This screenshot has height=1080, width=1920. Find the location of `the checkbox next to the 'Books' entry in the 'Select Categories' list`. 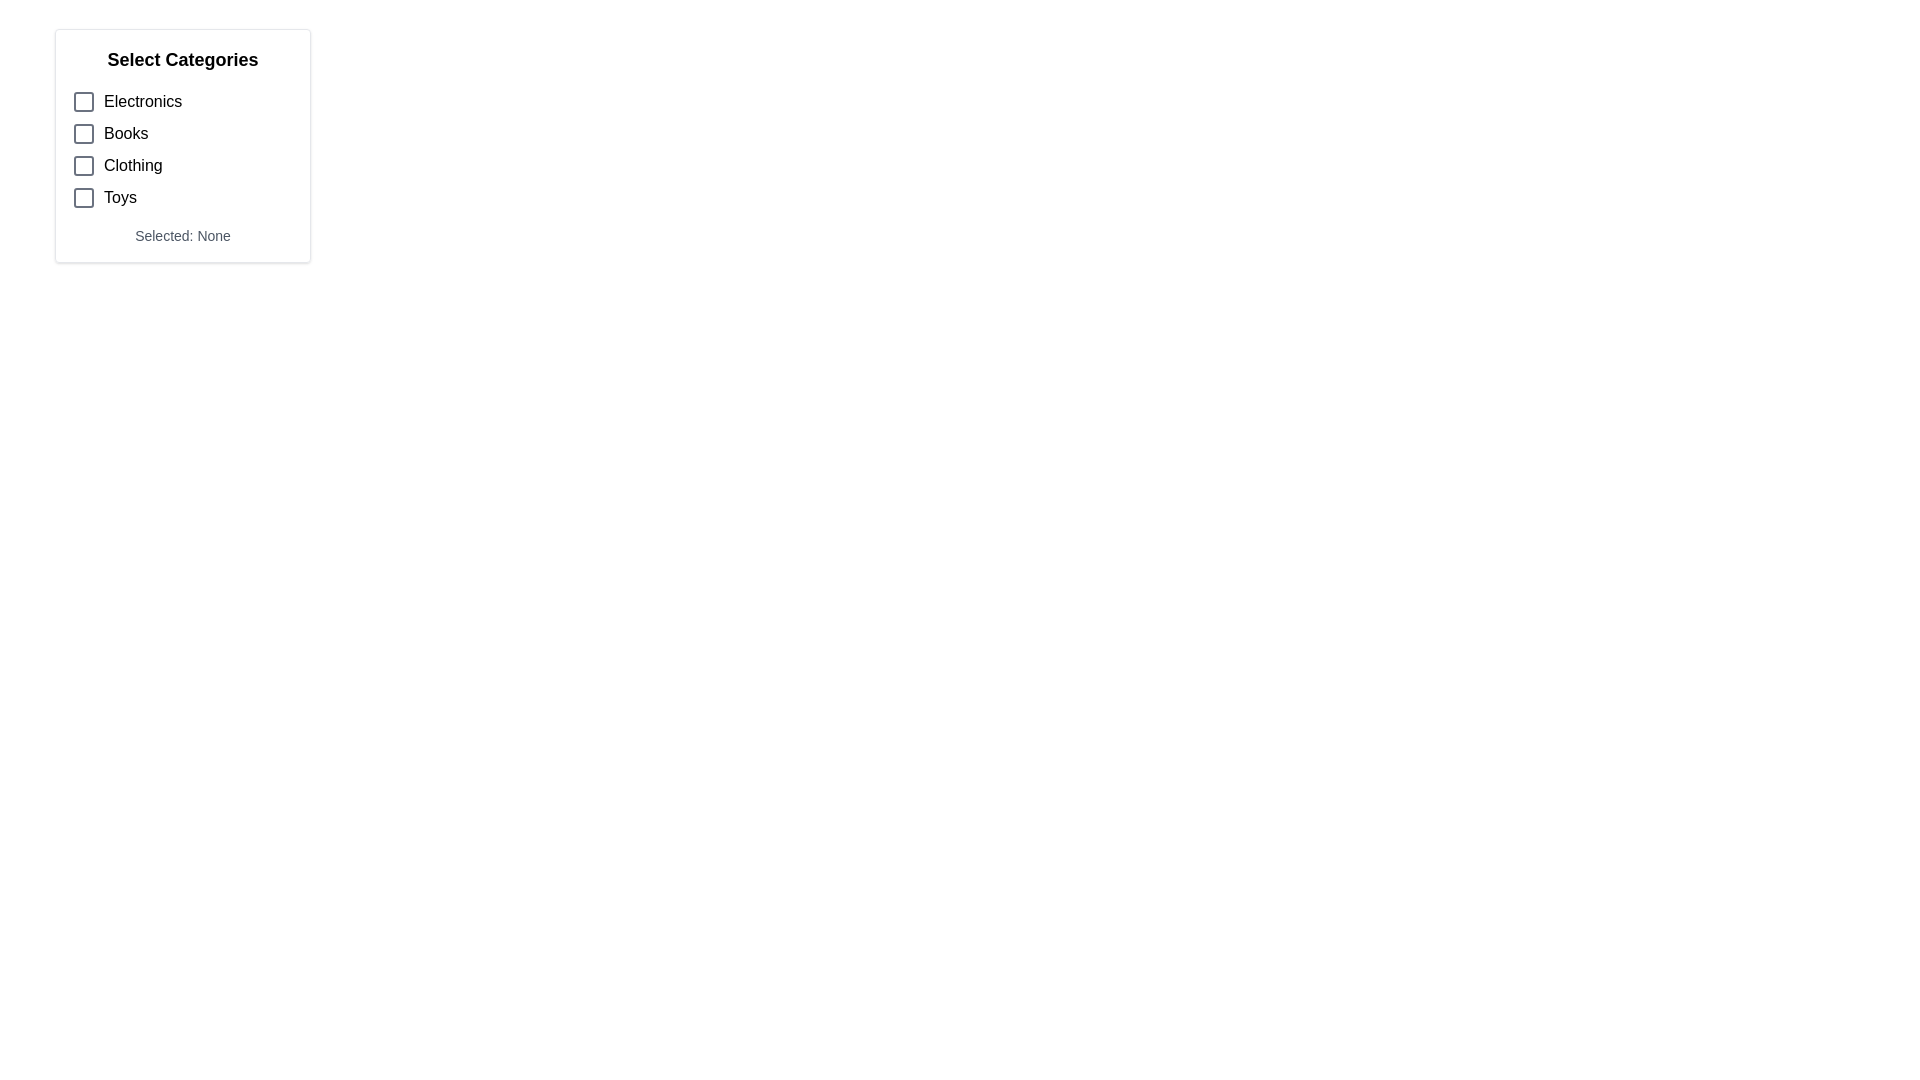

the checkbox next to the 'Books' entry in the 'Select Categories' list is located at coordinates (182, 134).